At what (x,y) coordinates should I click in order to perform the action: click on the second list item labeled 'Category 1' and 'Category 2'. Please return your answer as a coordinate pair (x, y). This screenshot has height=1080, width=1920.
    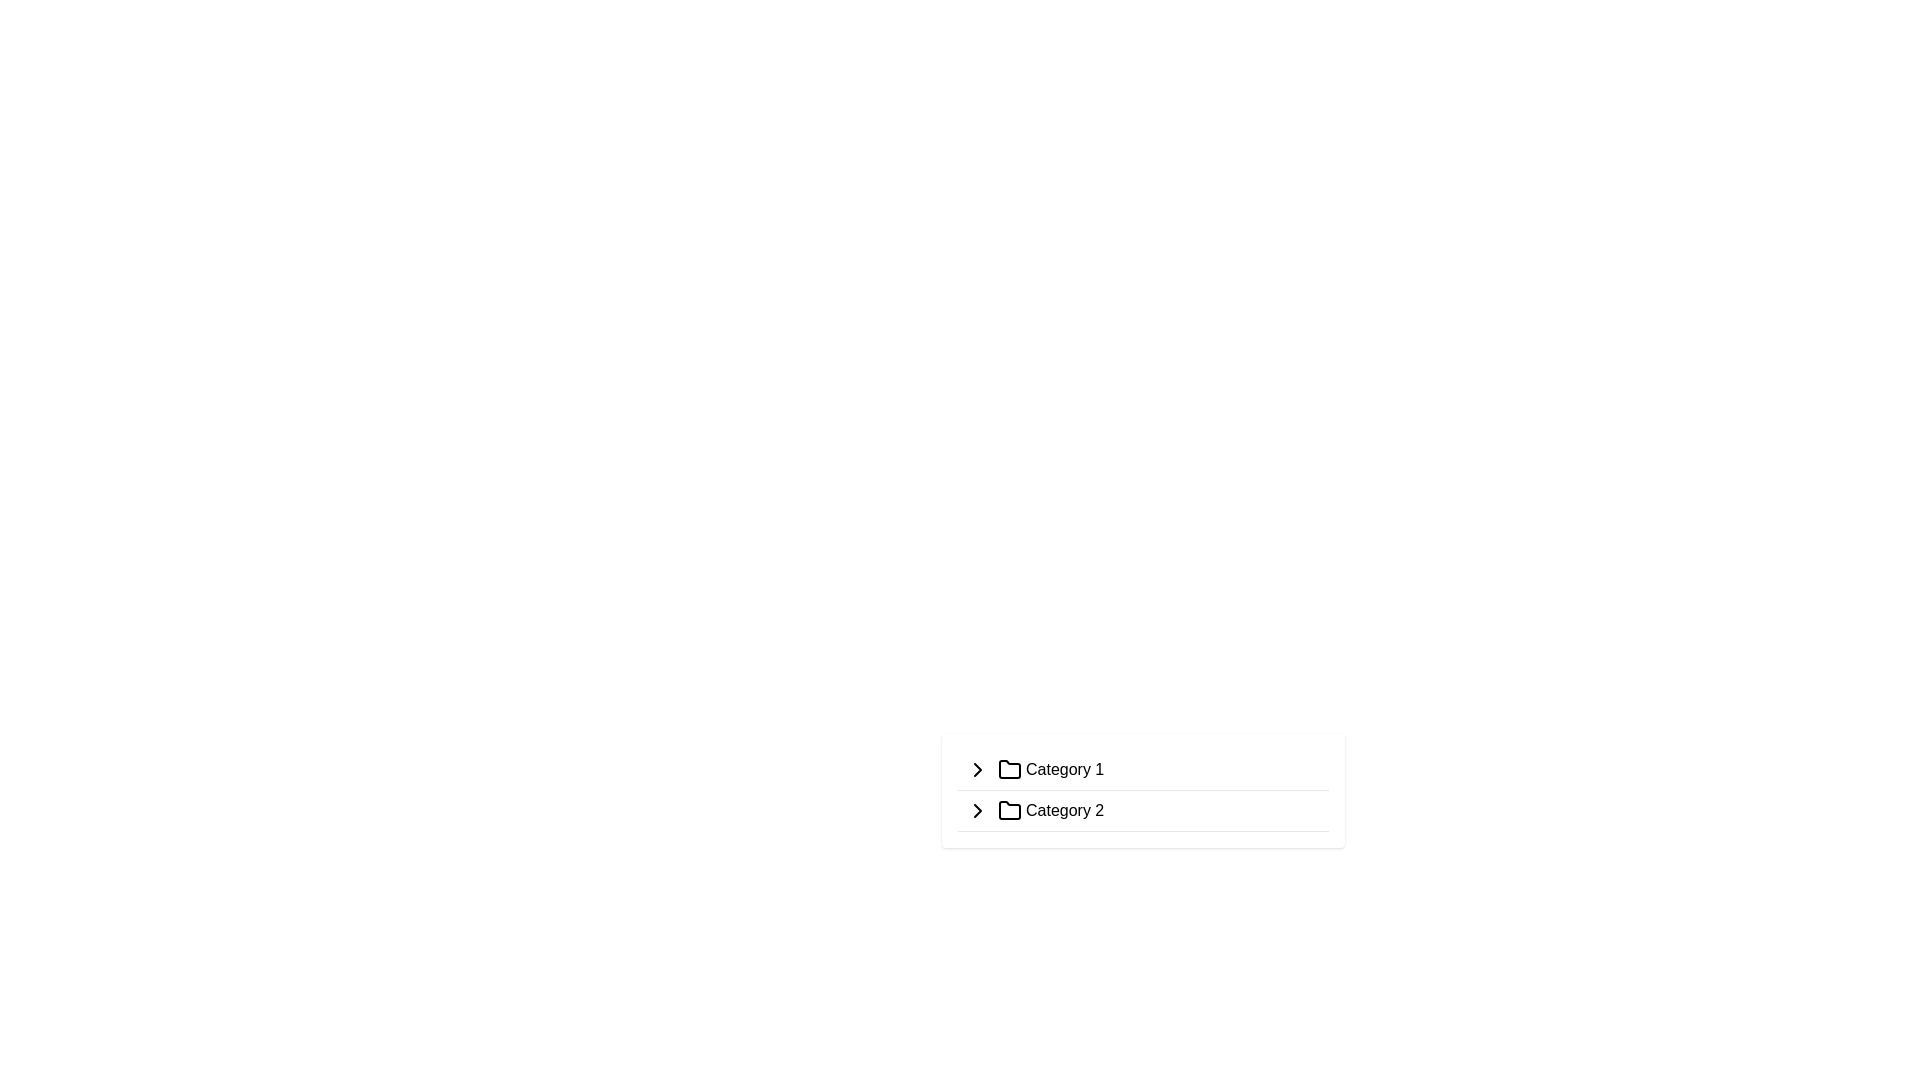
    Looking at the image, I should click on (1143, 789).